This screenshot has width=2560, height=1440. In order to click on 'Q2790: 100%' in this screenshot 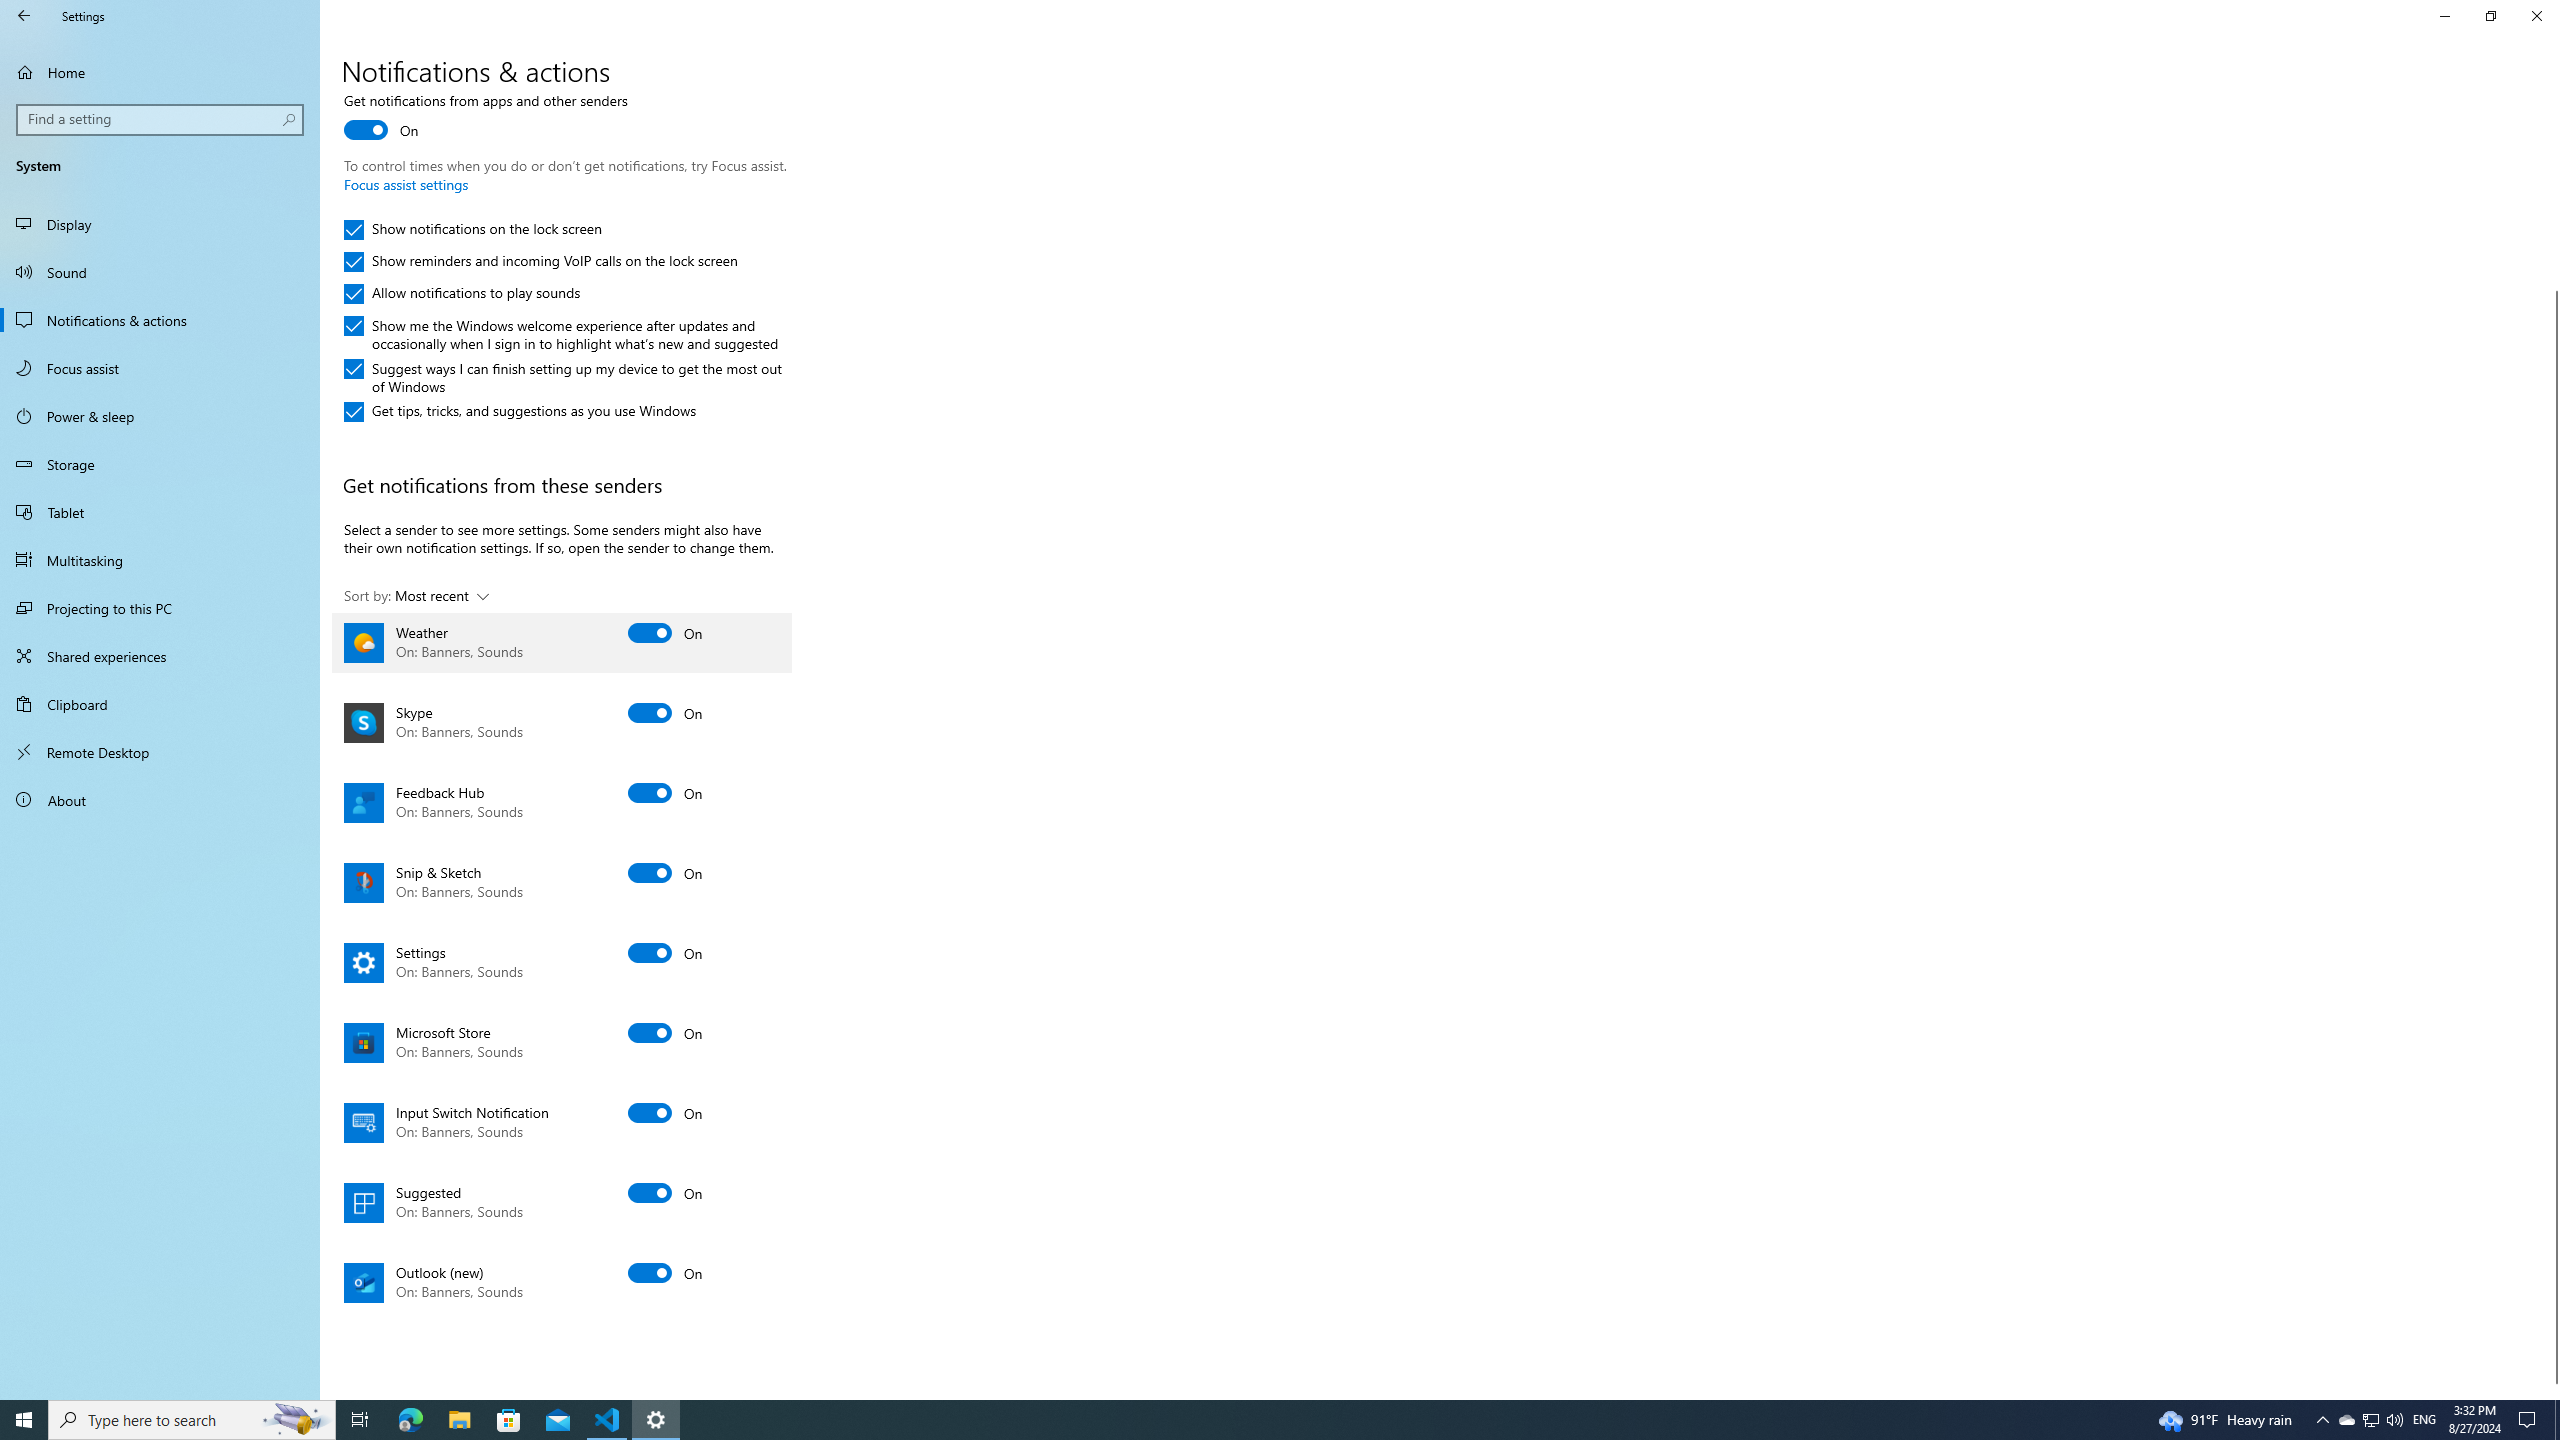, I will do `click(2393, 1418)`.